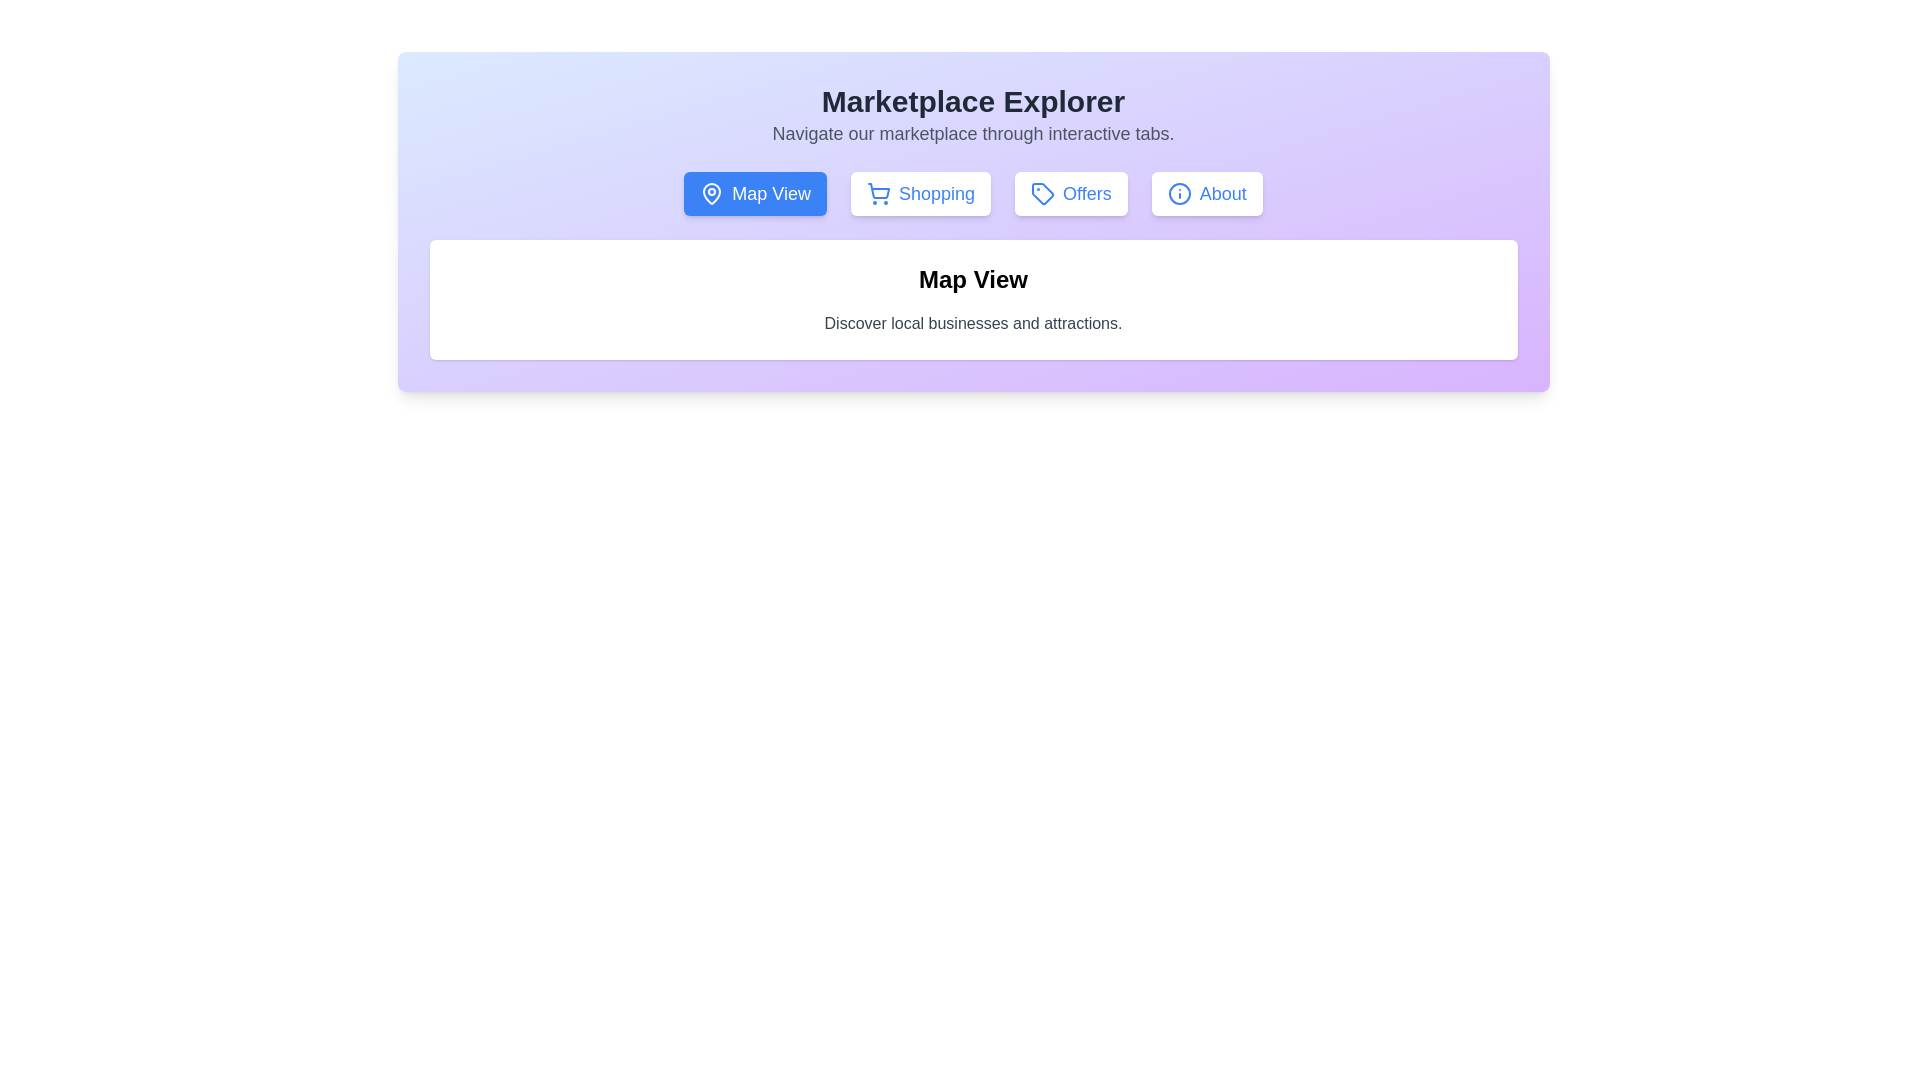  What do you see at coordinates (754, 193) in the screenshot?
I see `the tab labeled Map View to view its content` at bounding box center [754, 193].